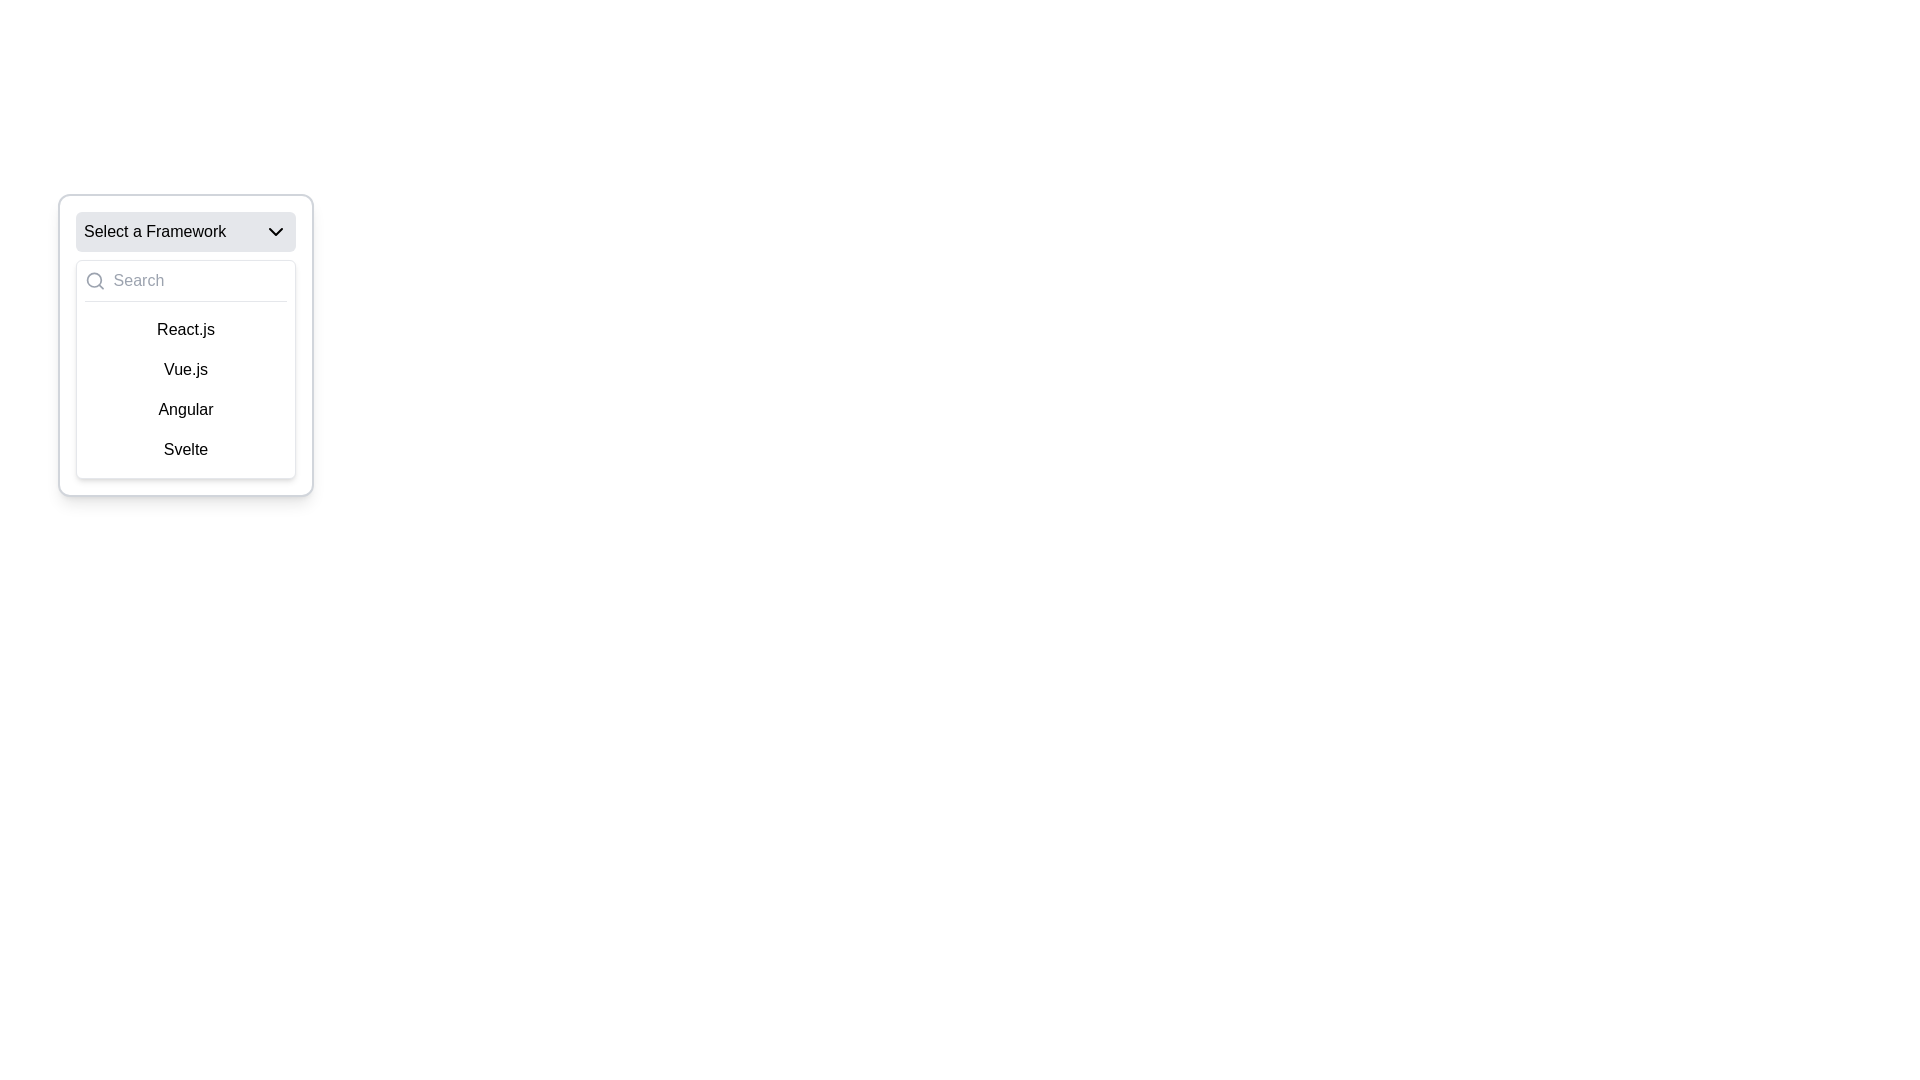 This screenshot has width=1920, height=1080. I want to click on the 'Vue.js' option in the dropdown menu titled 'Select a Framework', which is the second item below 'React.js', so click(186, 369).